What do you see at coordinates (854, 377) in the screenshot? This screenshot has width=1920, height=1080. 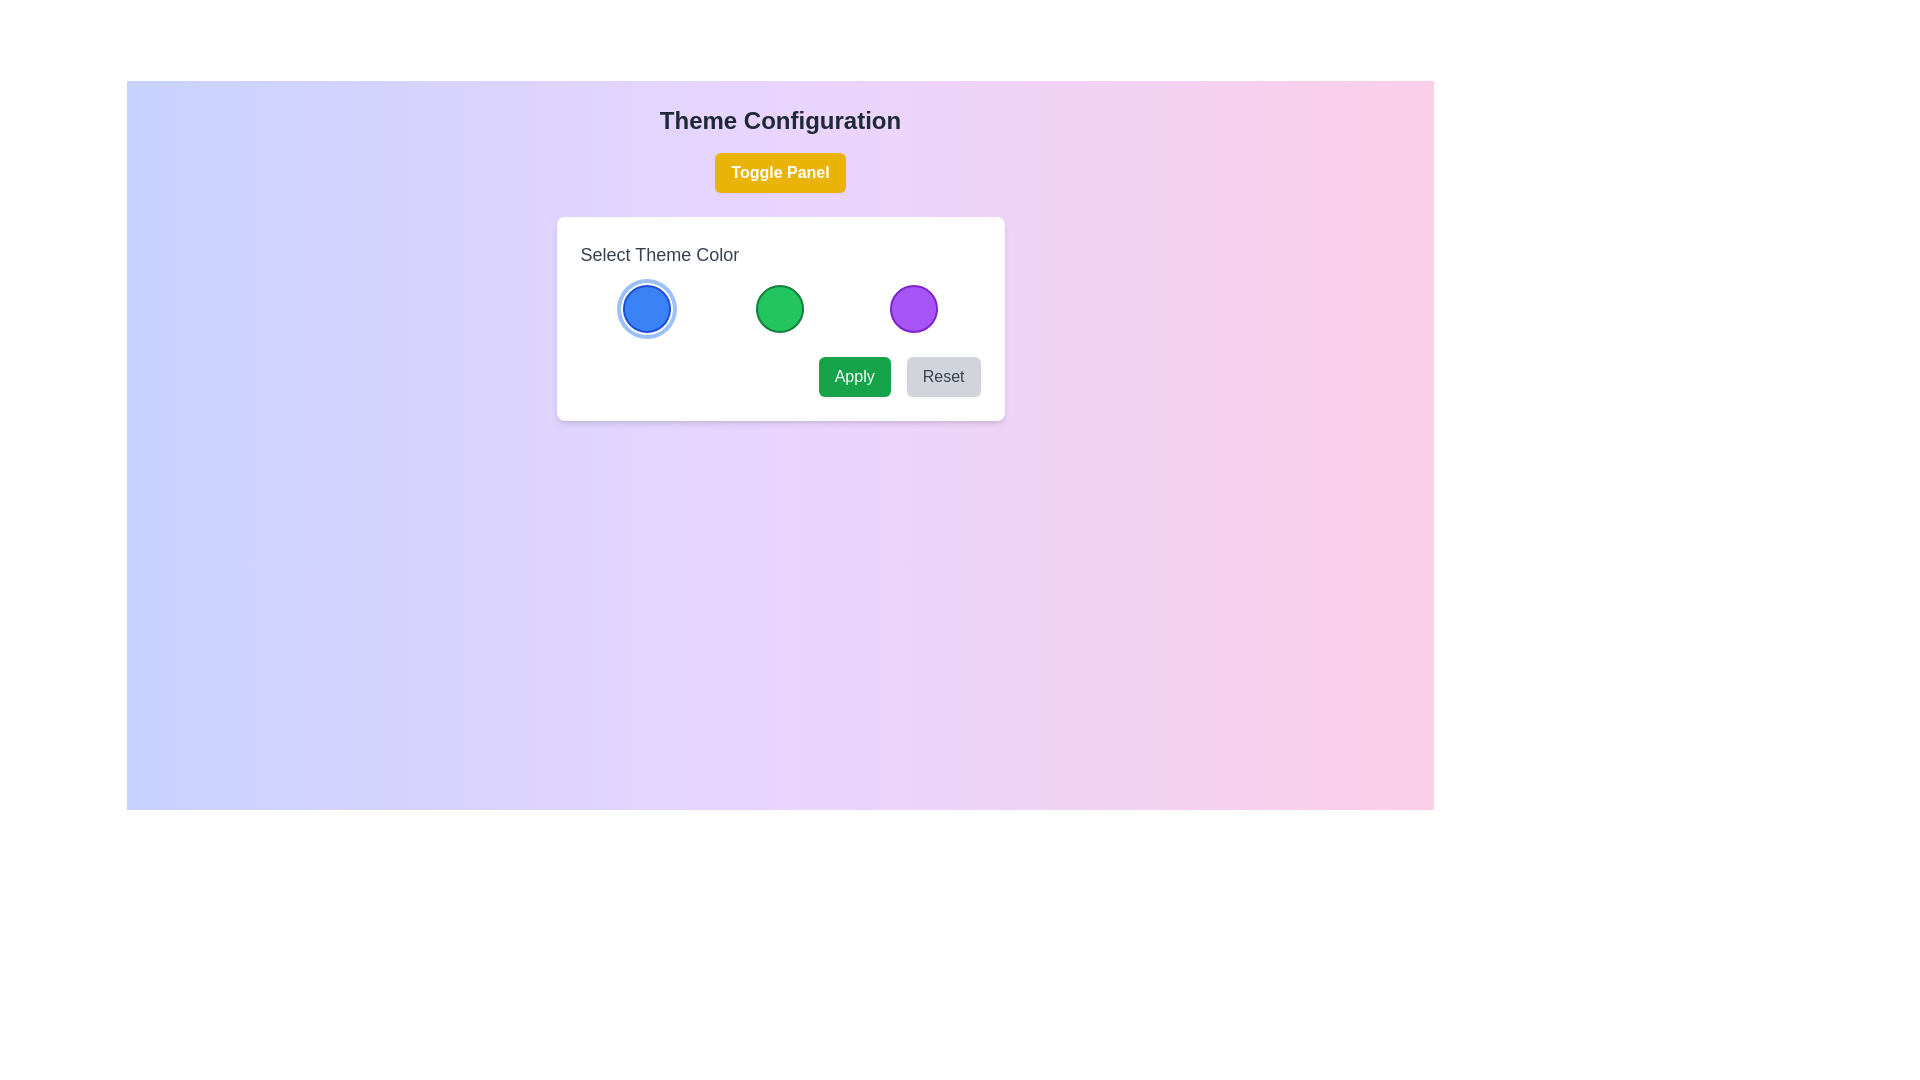 I see `the 'Apply' button` at bounding box center [854, 377].